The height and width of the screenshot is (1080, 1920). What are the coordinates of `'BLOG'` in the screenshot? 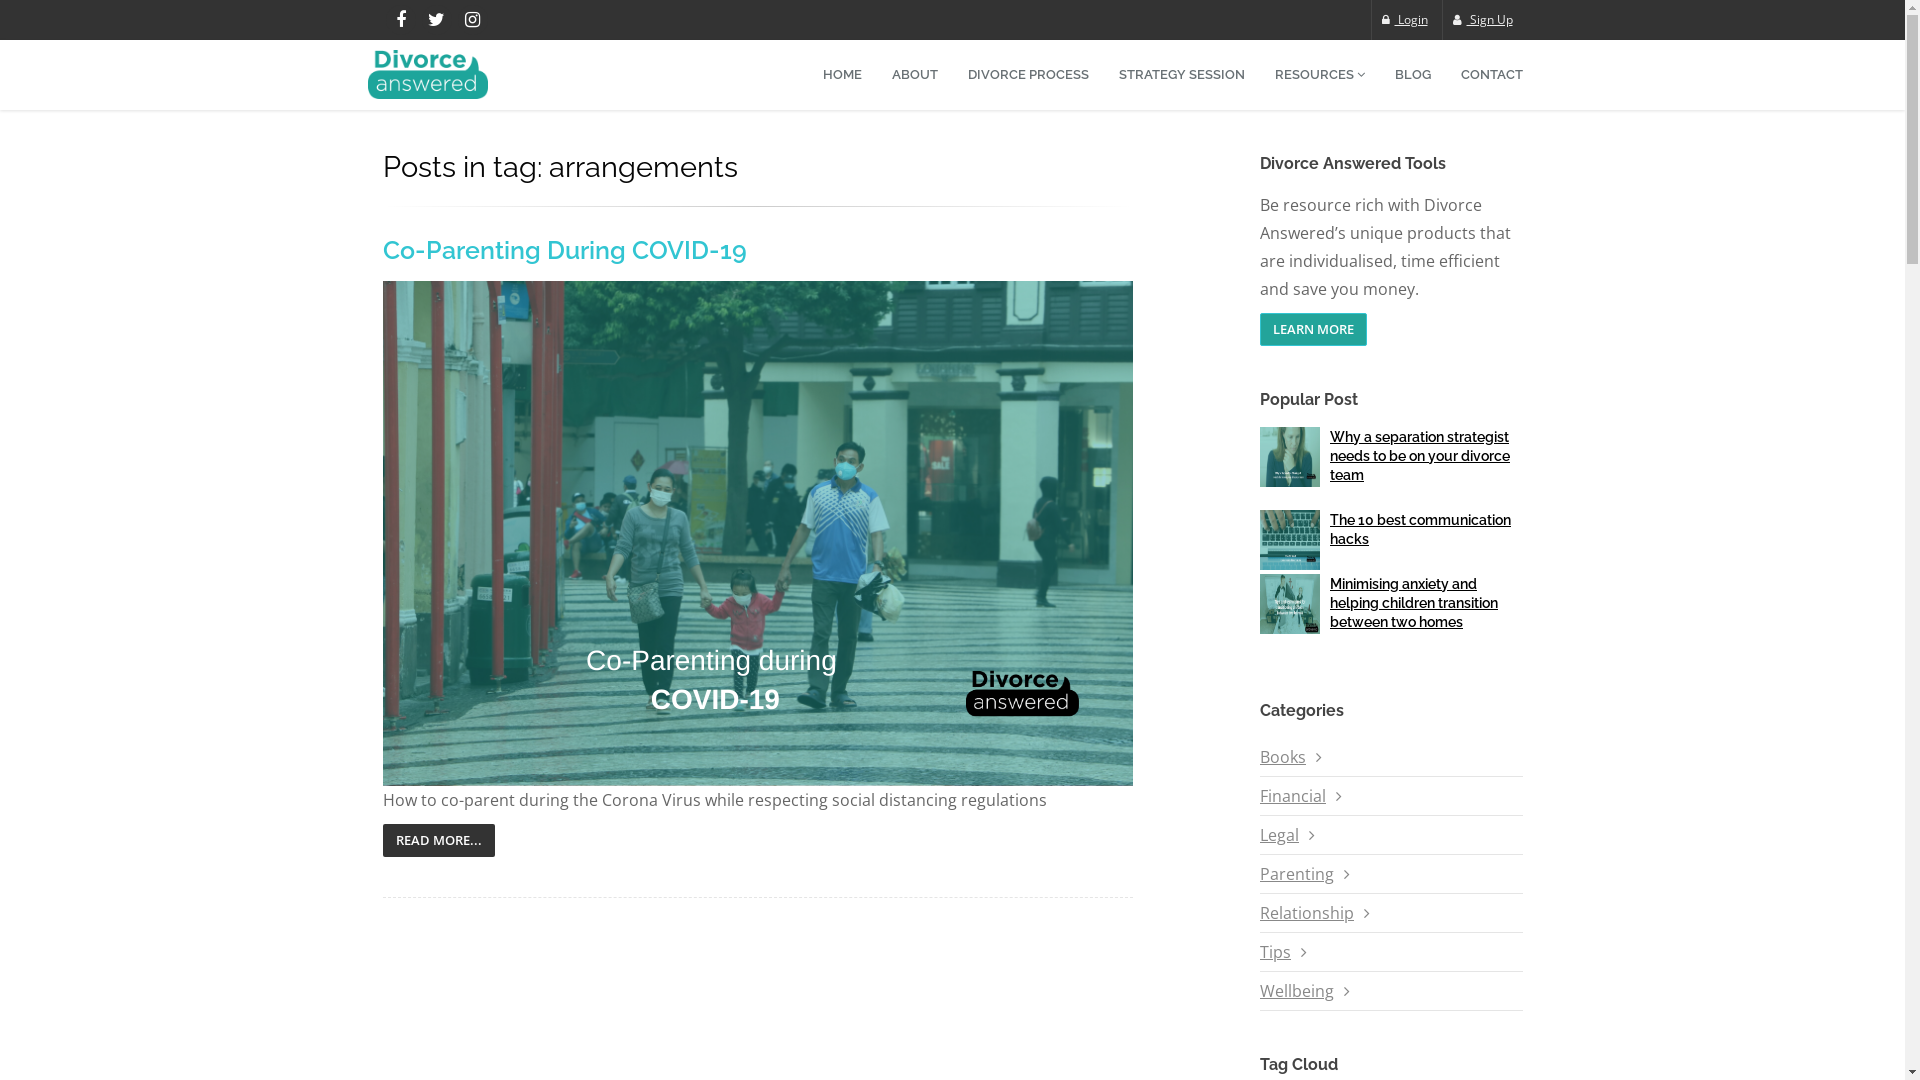 It's located at (1411, 73).